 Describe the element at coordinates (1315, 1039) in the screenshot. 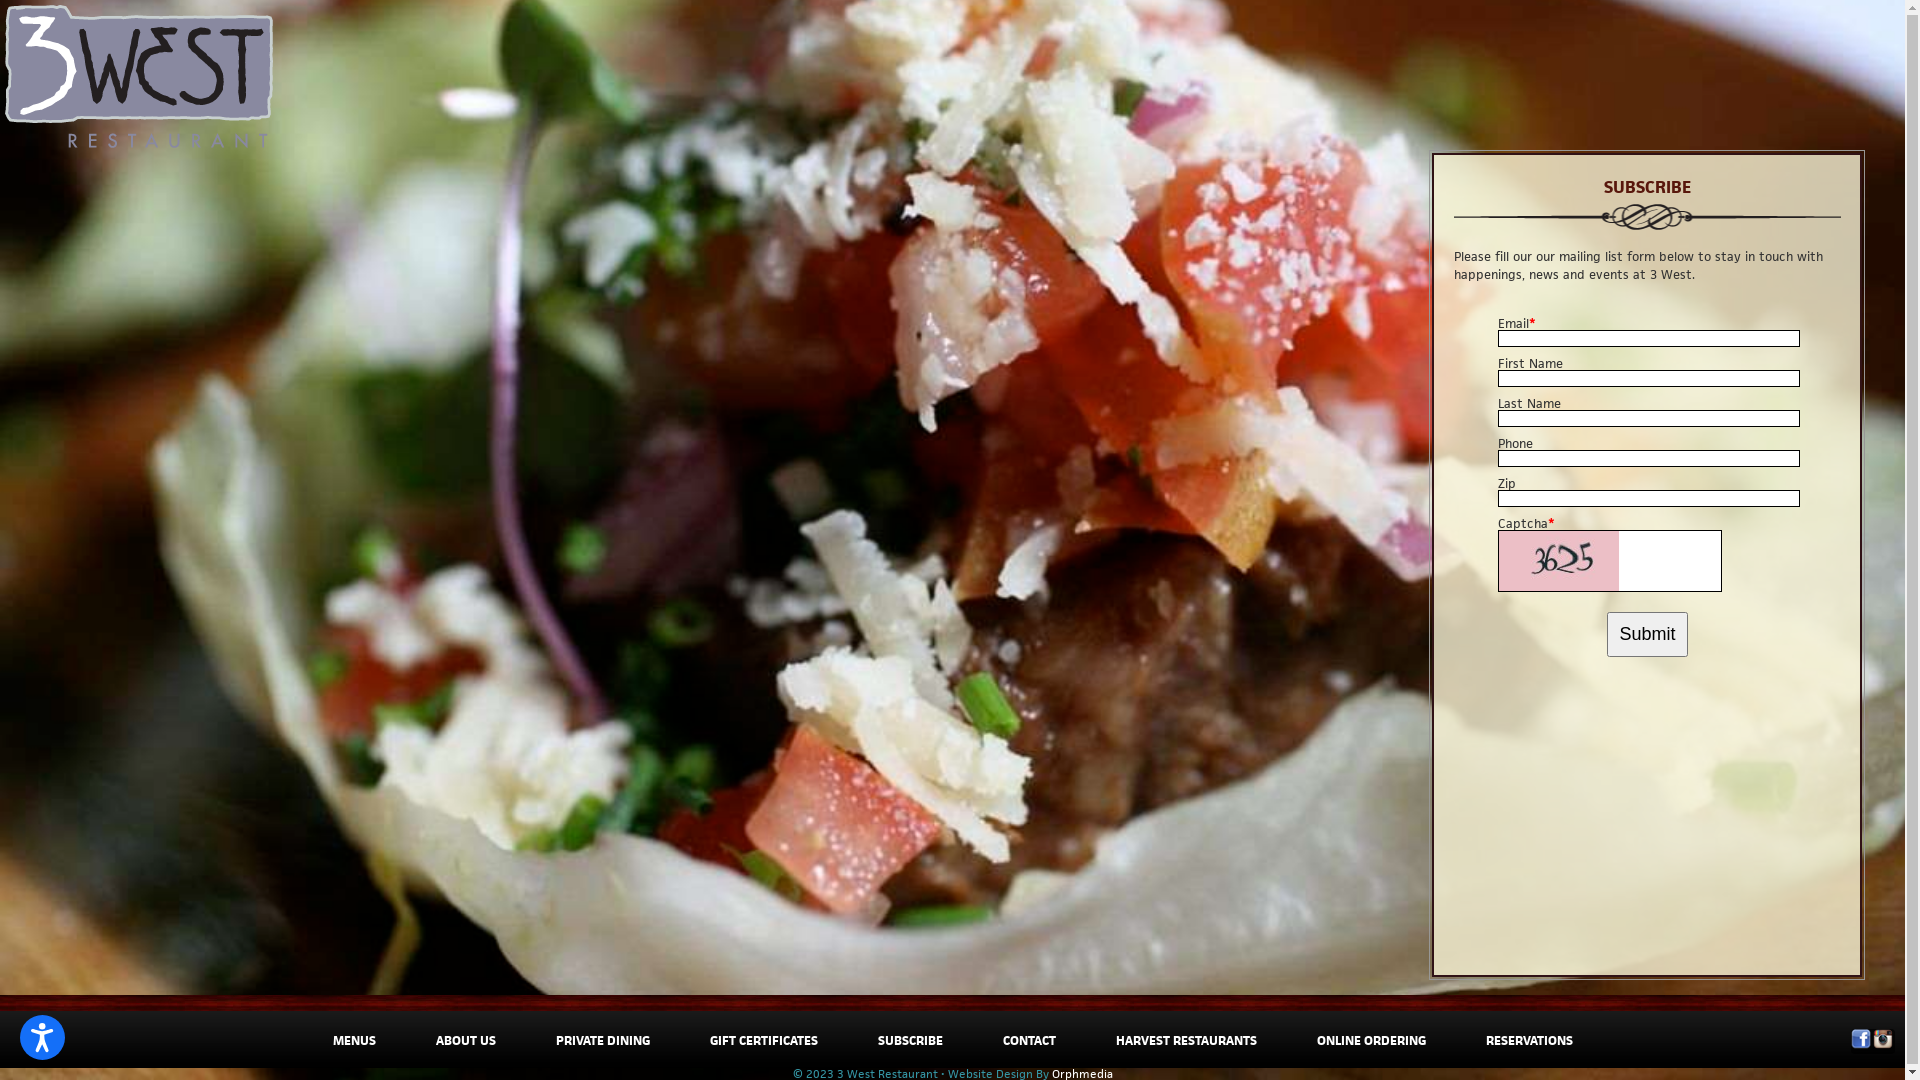

I see `'ONLINE ORDERING'` at that location.